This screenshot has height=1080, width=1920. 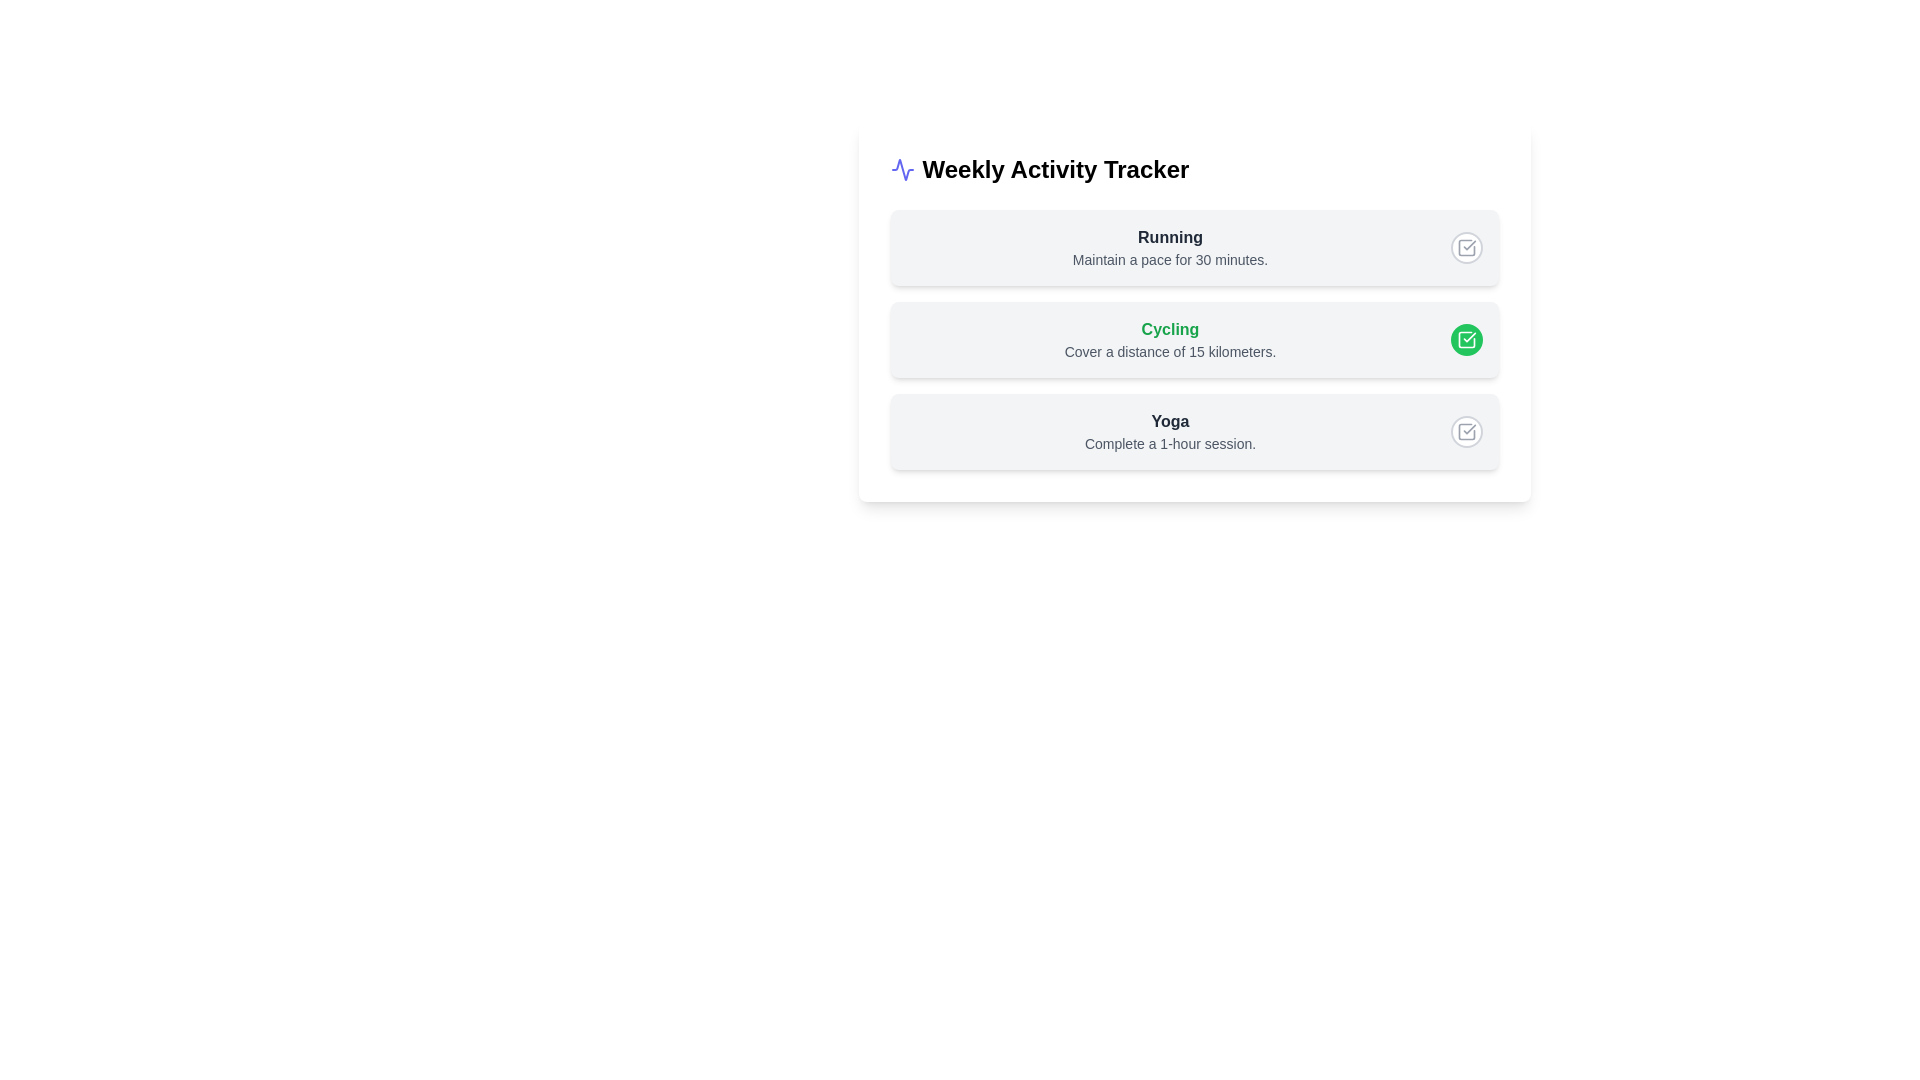 I want to click on text displayed in the middle activity card, which indicates 'Cycling' and its goal of 'Cover a distance of 15 kilometers.', so click(x=1170, y=338).